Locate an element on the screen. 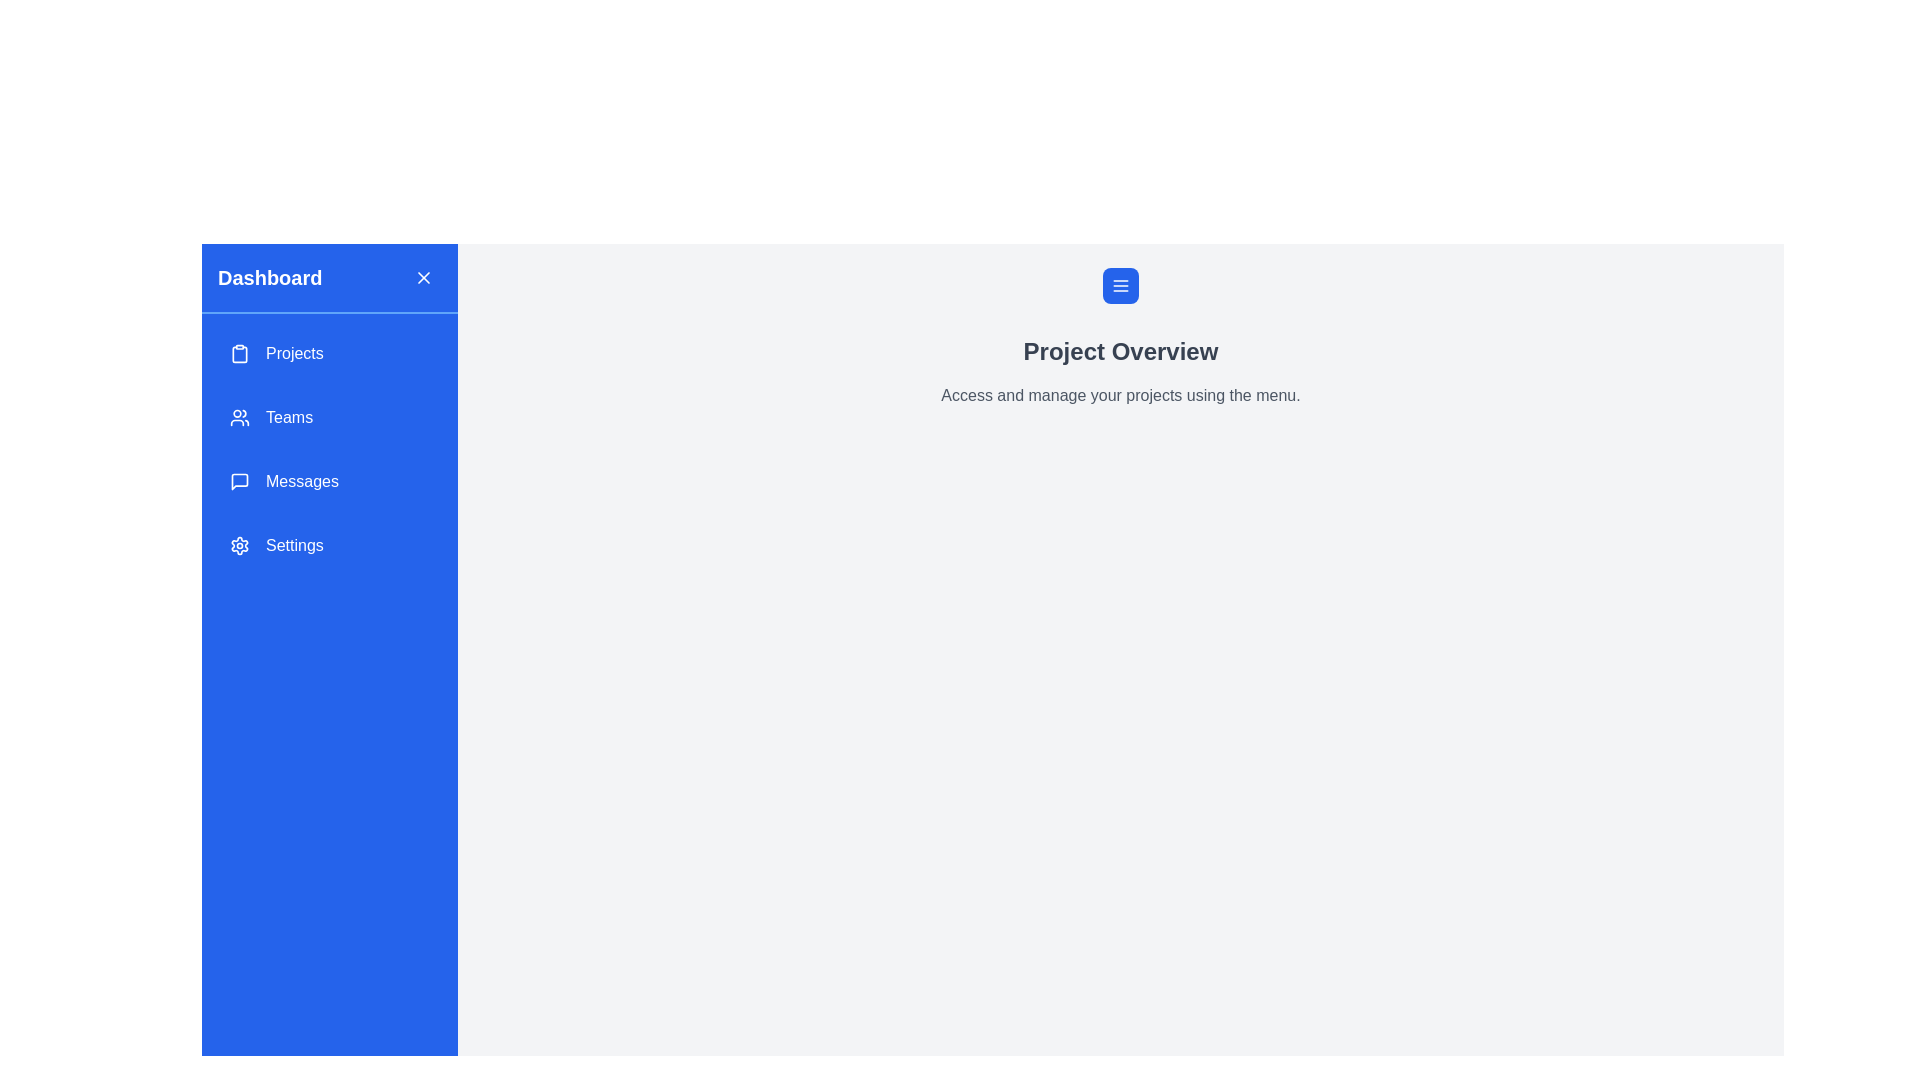  the close button SVG element located in the top-left navigation pane, which is situated to the right of the 'Dashboard' label is located at coordinates (422, 277).